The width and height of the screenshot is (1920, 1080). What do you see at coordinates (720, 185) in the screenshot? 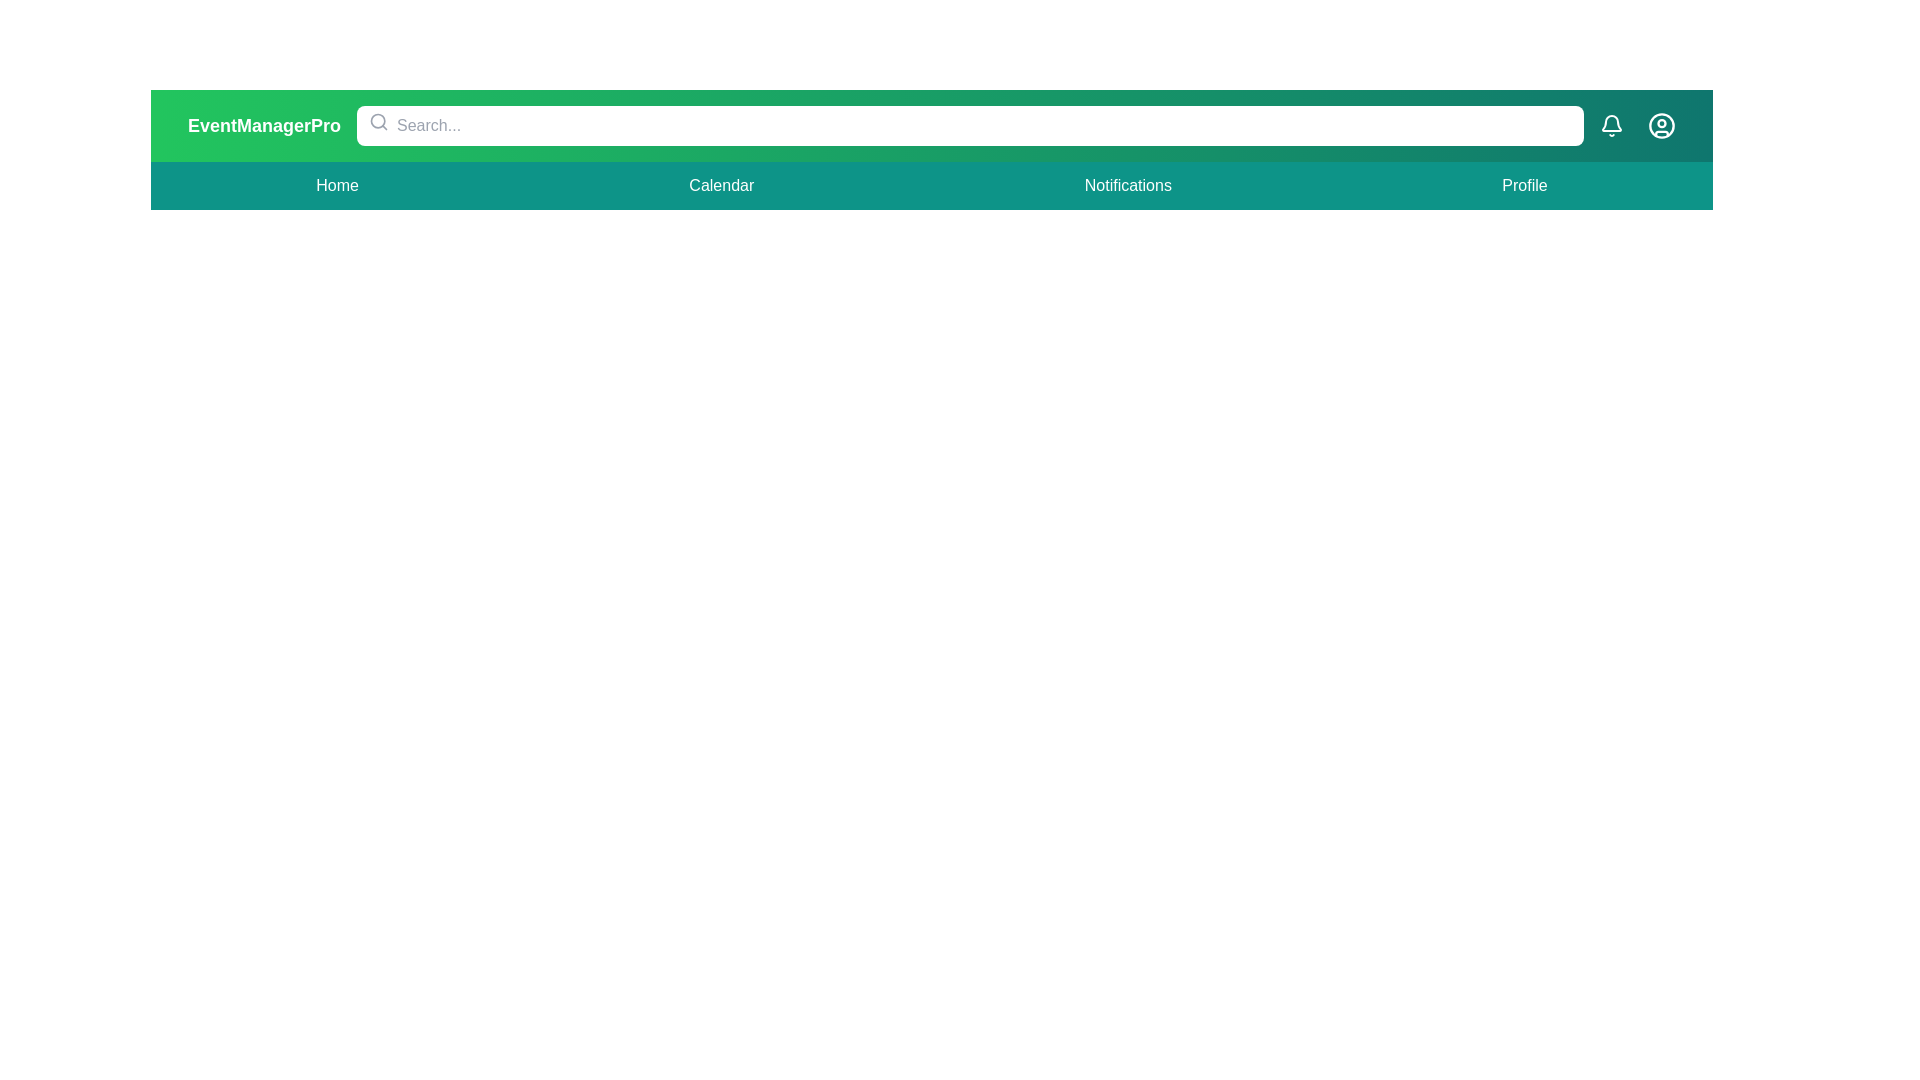
I see `the menu item Calendar from the navigation bar` at bounding box center [720, 185].